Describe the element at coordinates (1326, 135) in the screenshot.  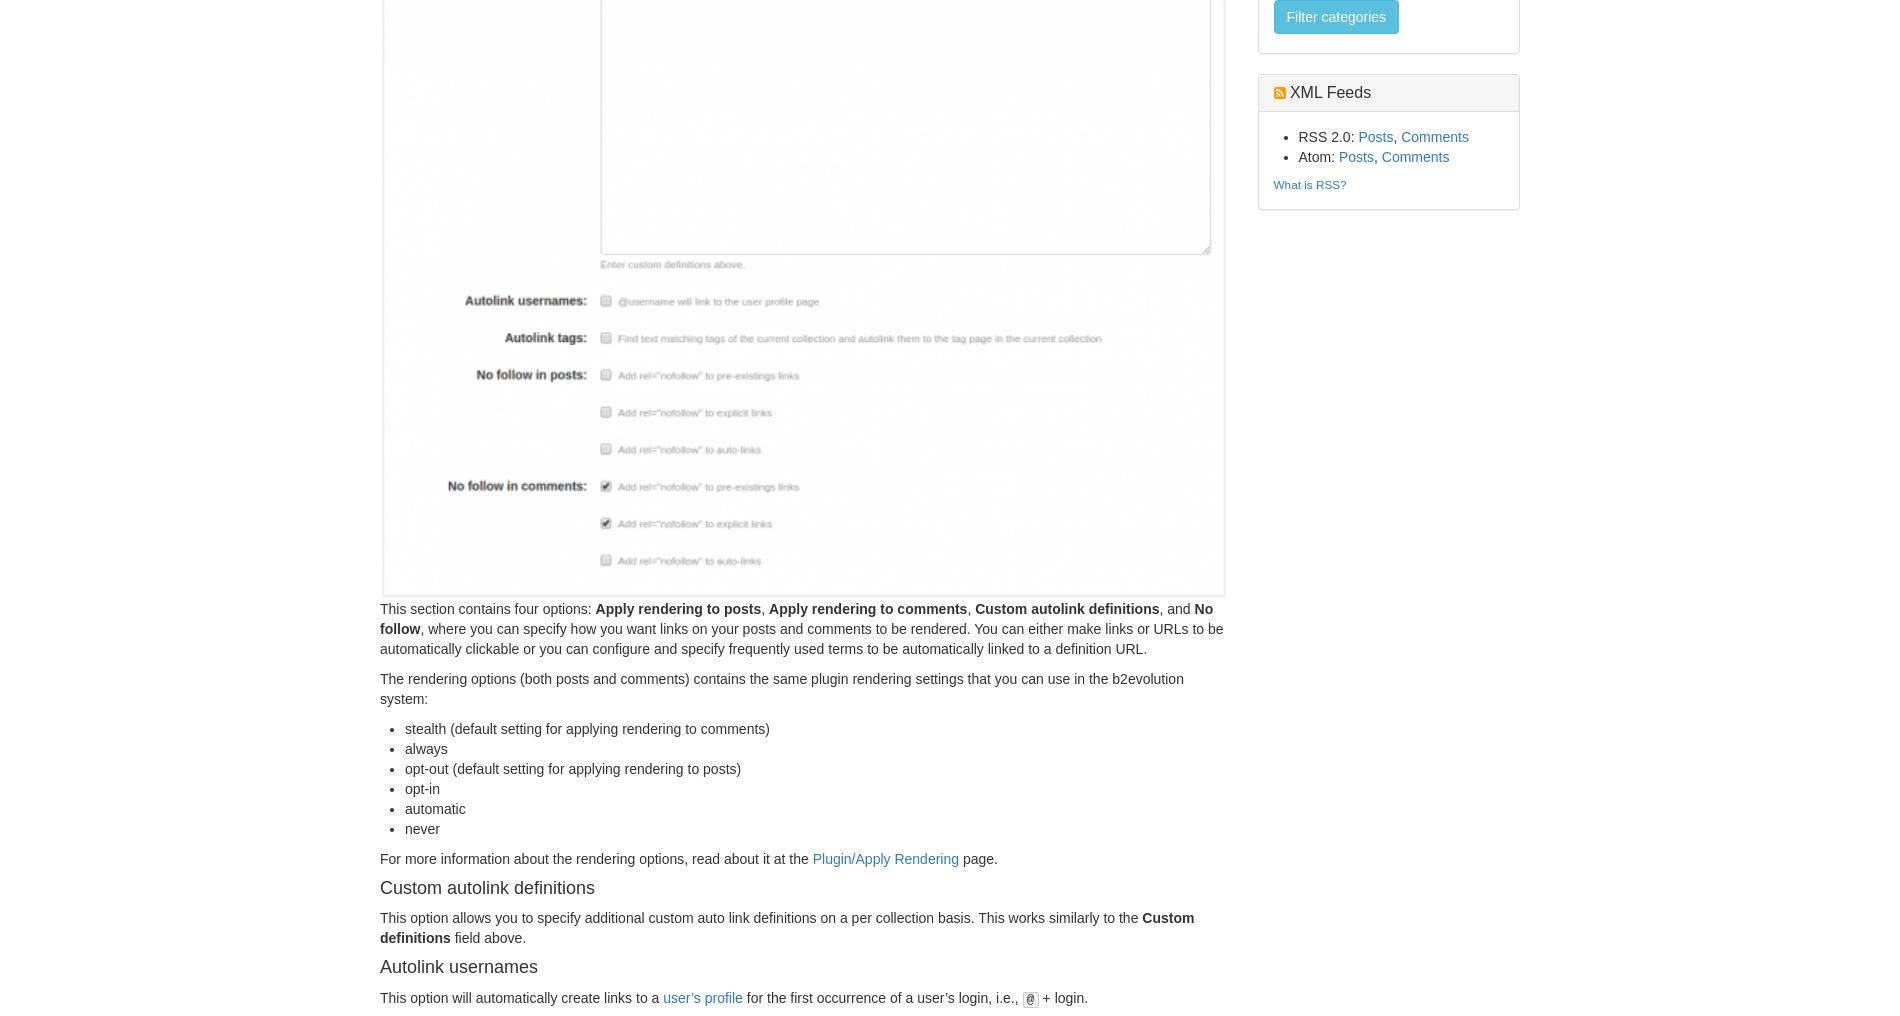
I see `'RSS 2.0:'` at that location.